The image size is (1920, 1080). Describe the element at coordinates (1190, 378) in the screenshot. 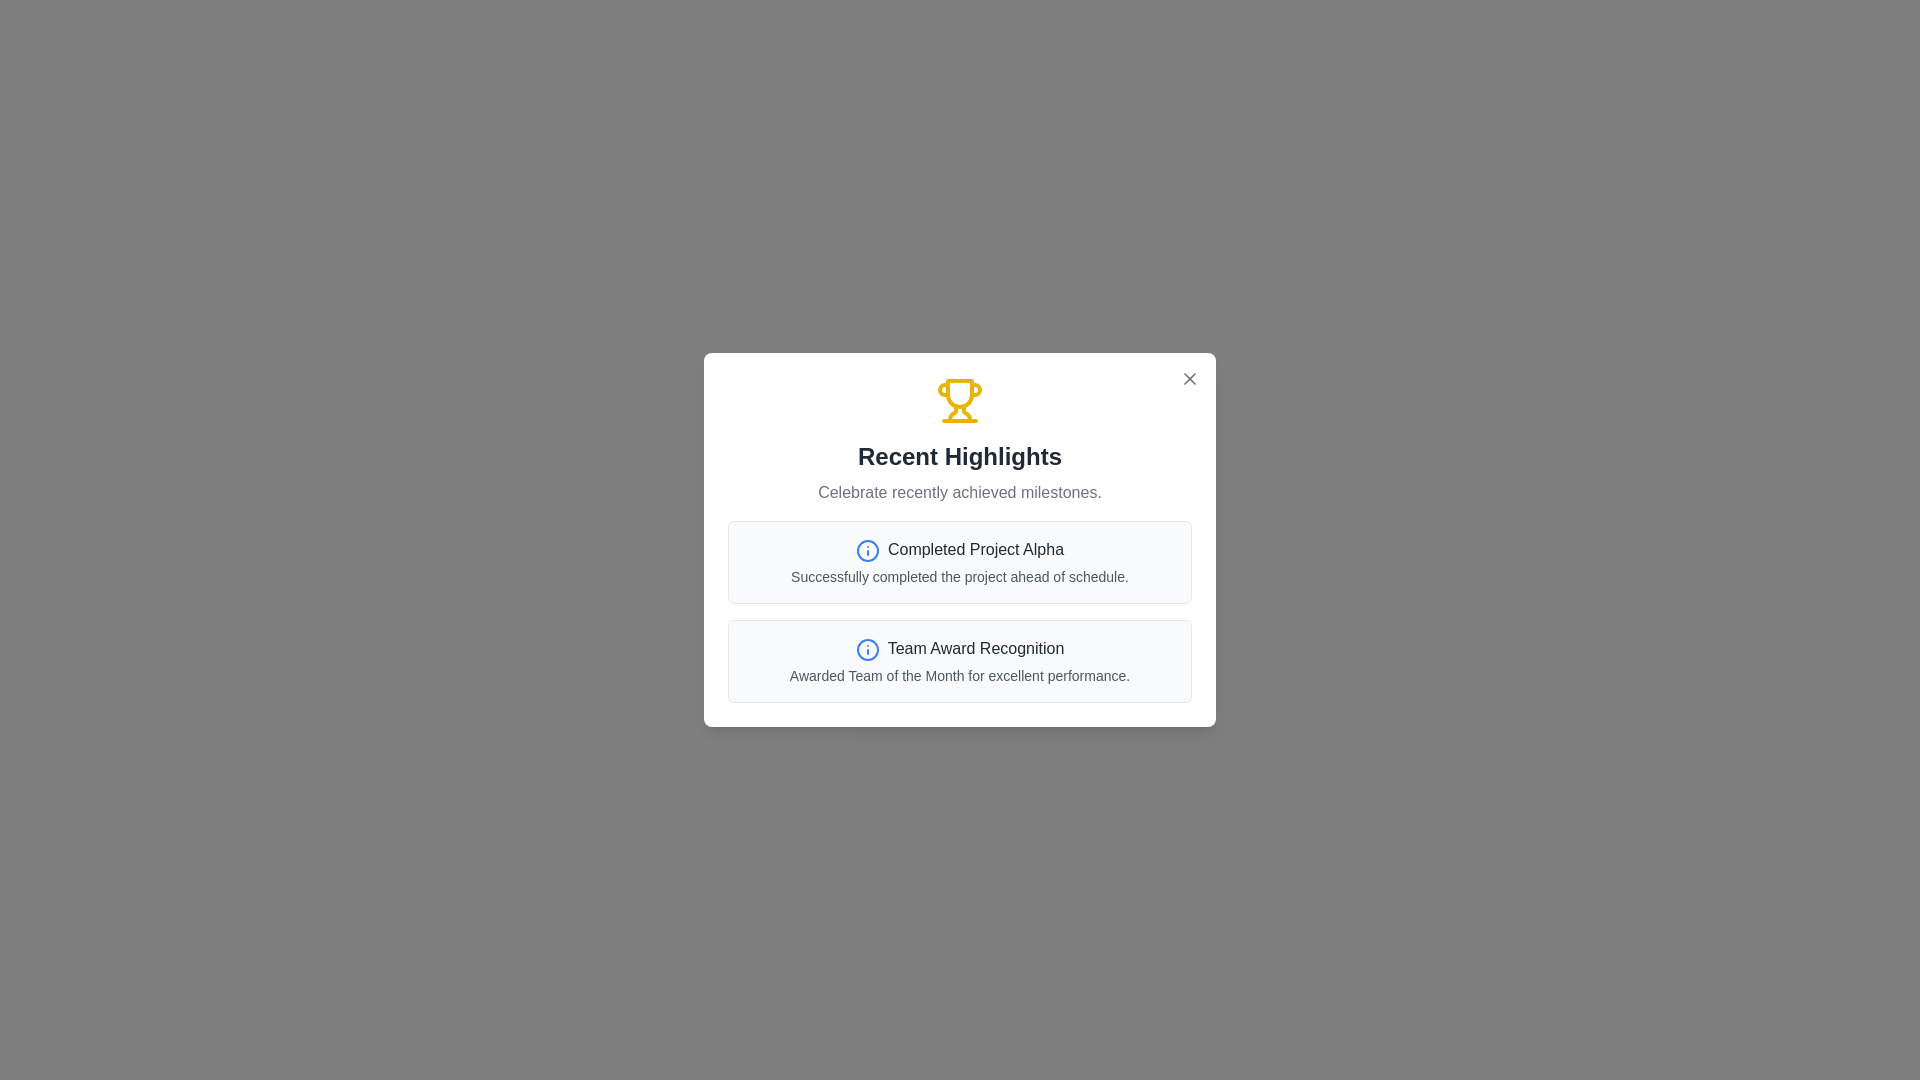

I see `the close button located in the top-right corner of the dialog box` at that location.